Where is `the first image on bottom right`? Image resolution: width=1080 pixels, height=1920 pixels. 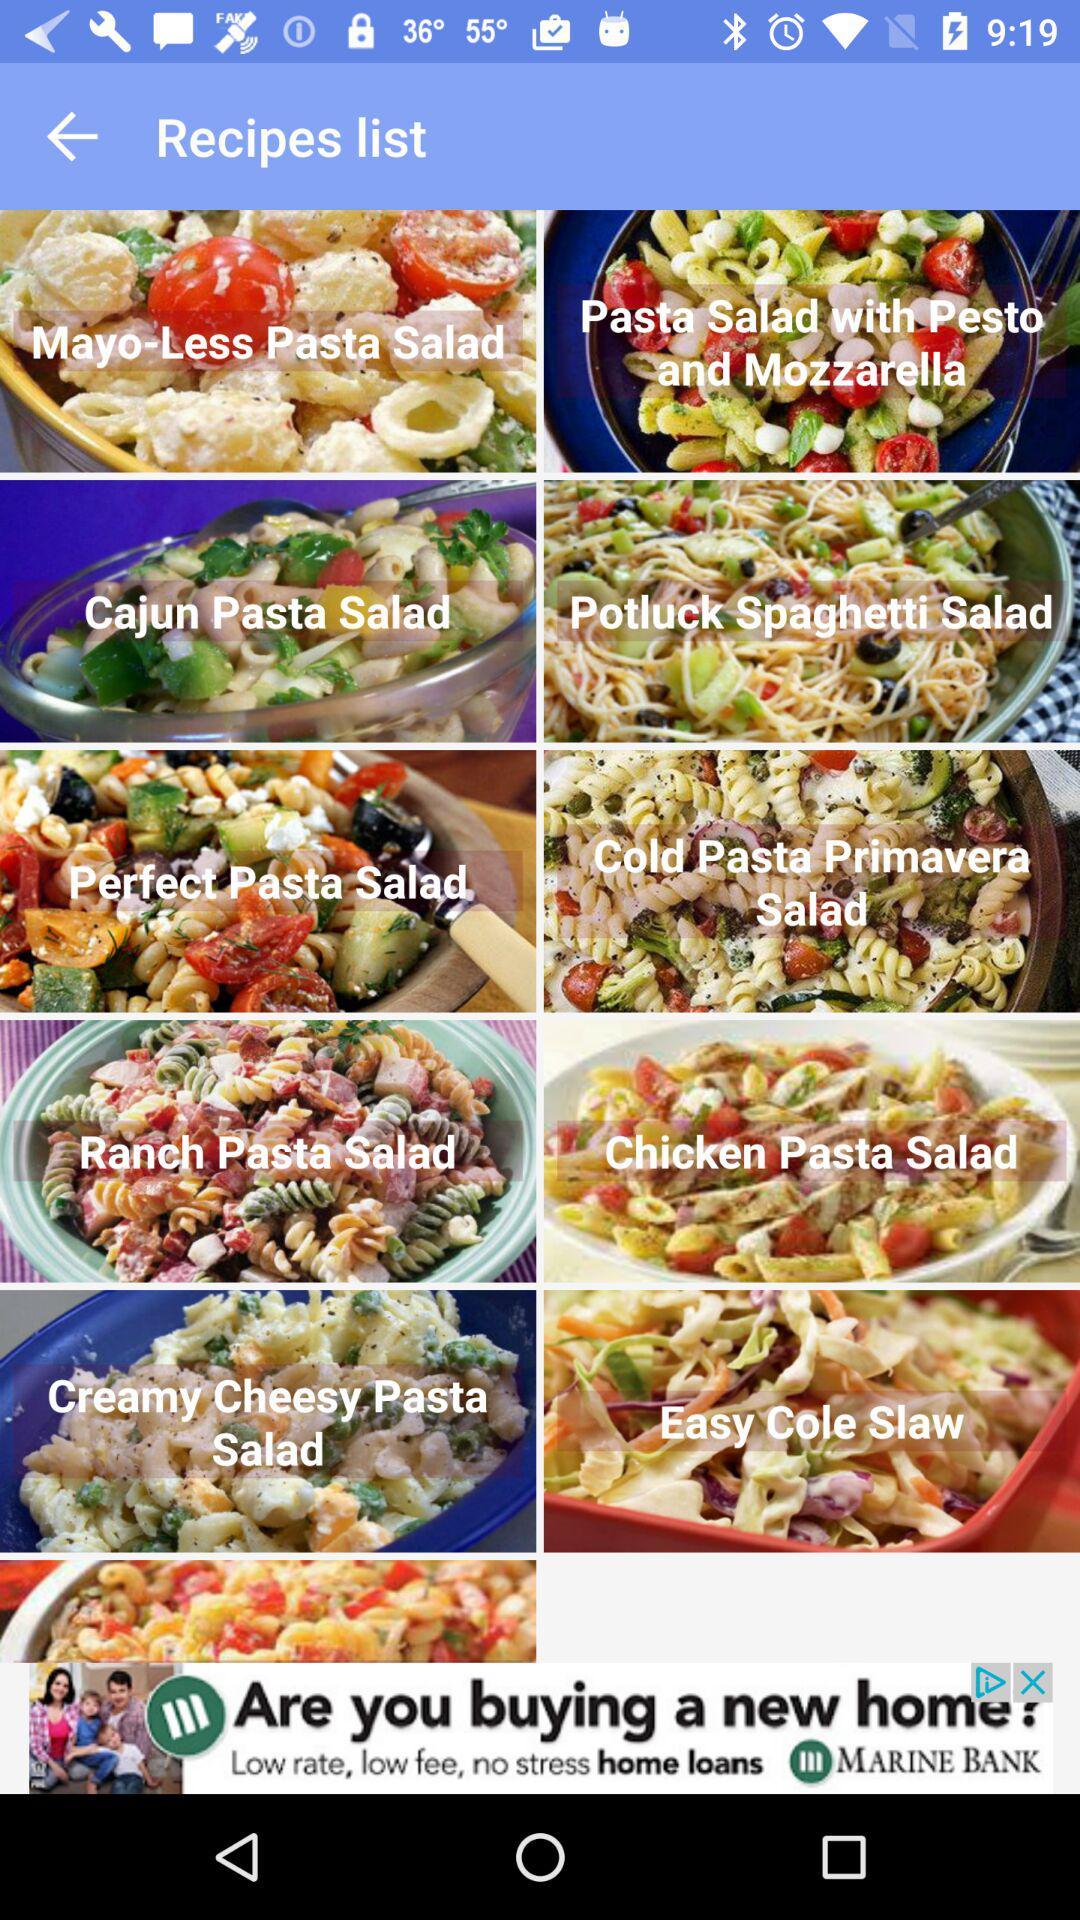
the first image on bottom right is located at coordinates (812, 1420).